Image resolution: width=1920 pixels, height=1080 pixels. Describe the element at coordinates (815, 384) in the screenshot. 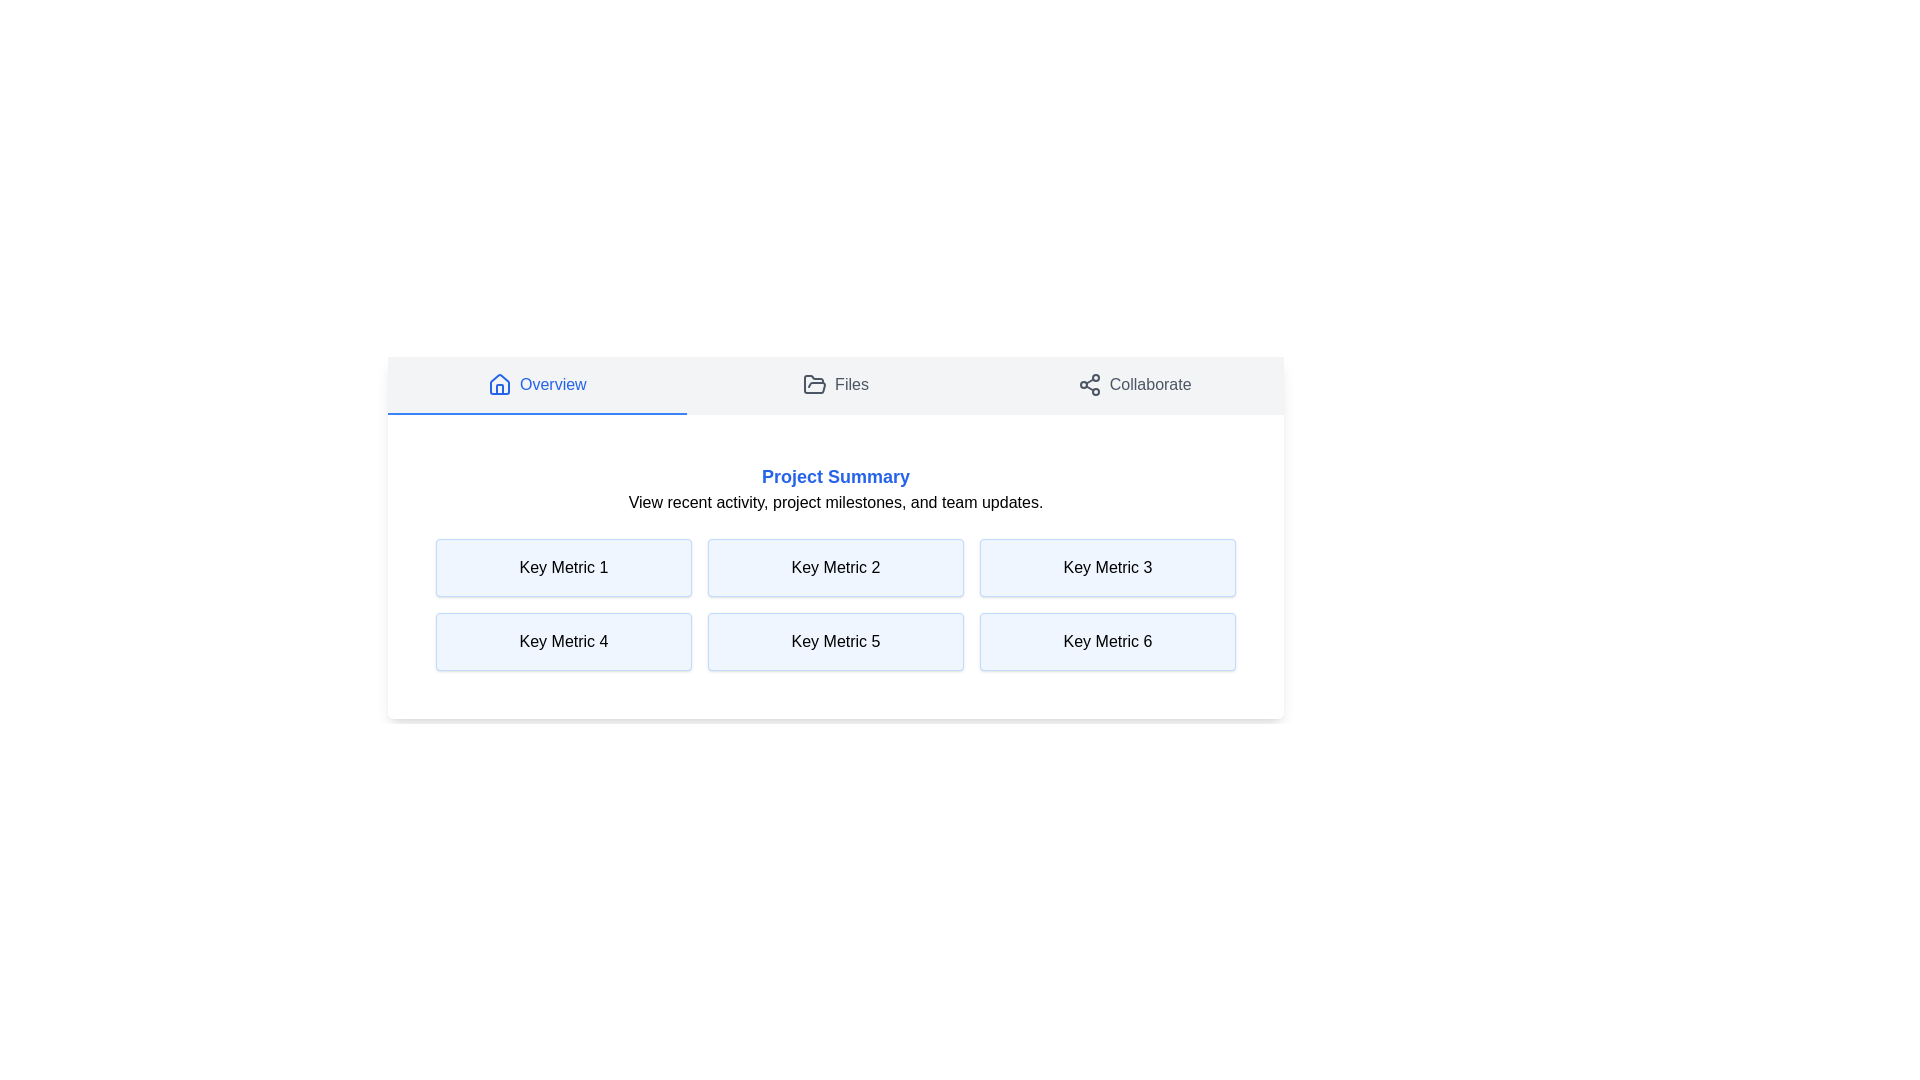

I see `the folder icon in the top navigation bar, located between the 'Overview' and 'Collaborate' icons` at that location.